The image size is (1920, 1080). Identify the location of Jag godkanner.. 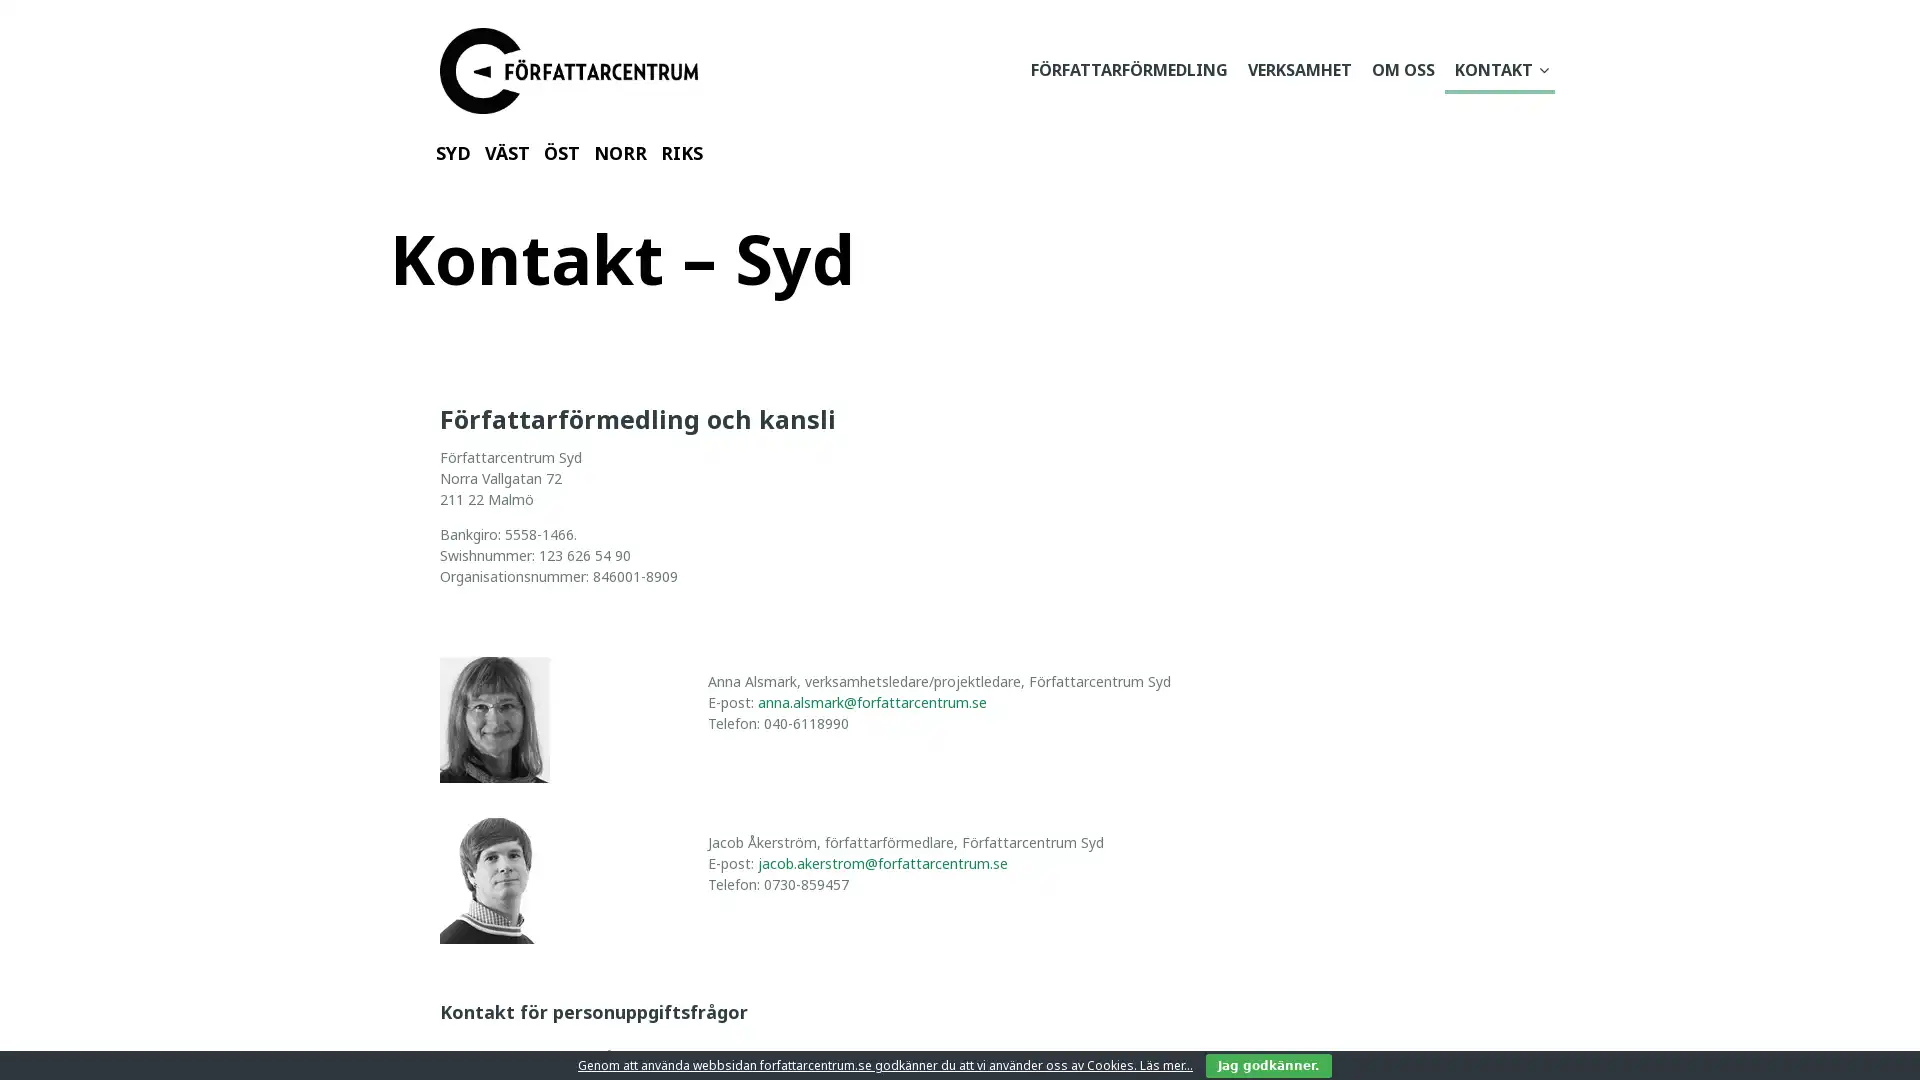
(1267, 1064).